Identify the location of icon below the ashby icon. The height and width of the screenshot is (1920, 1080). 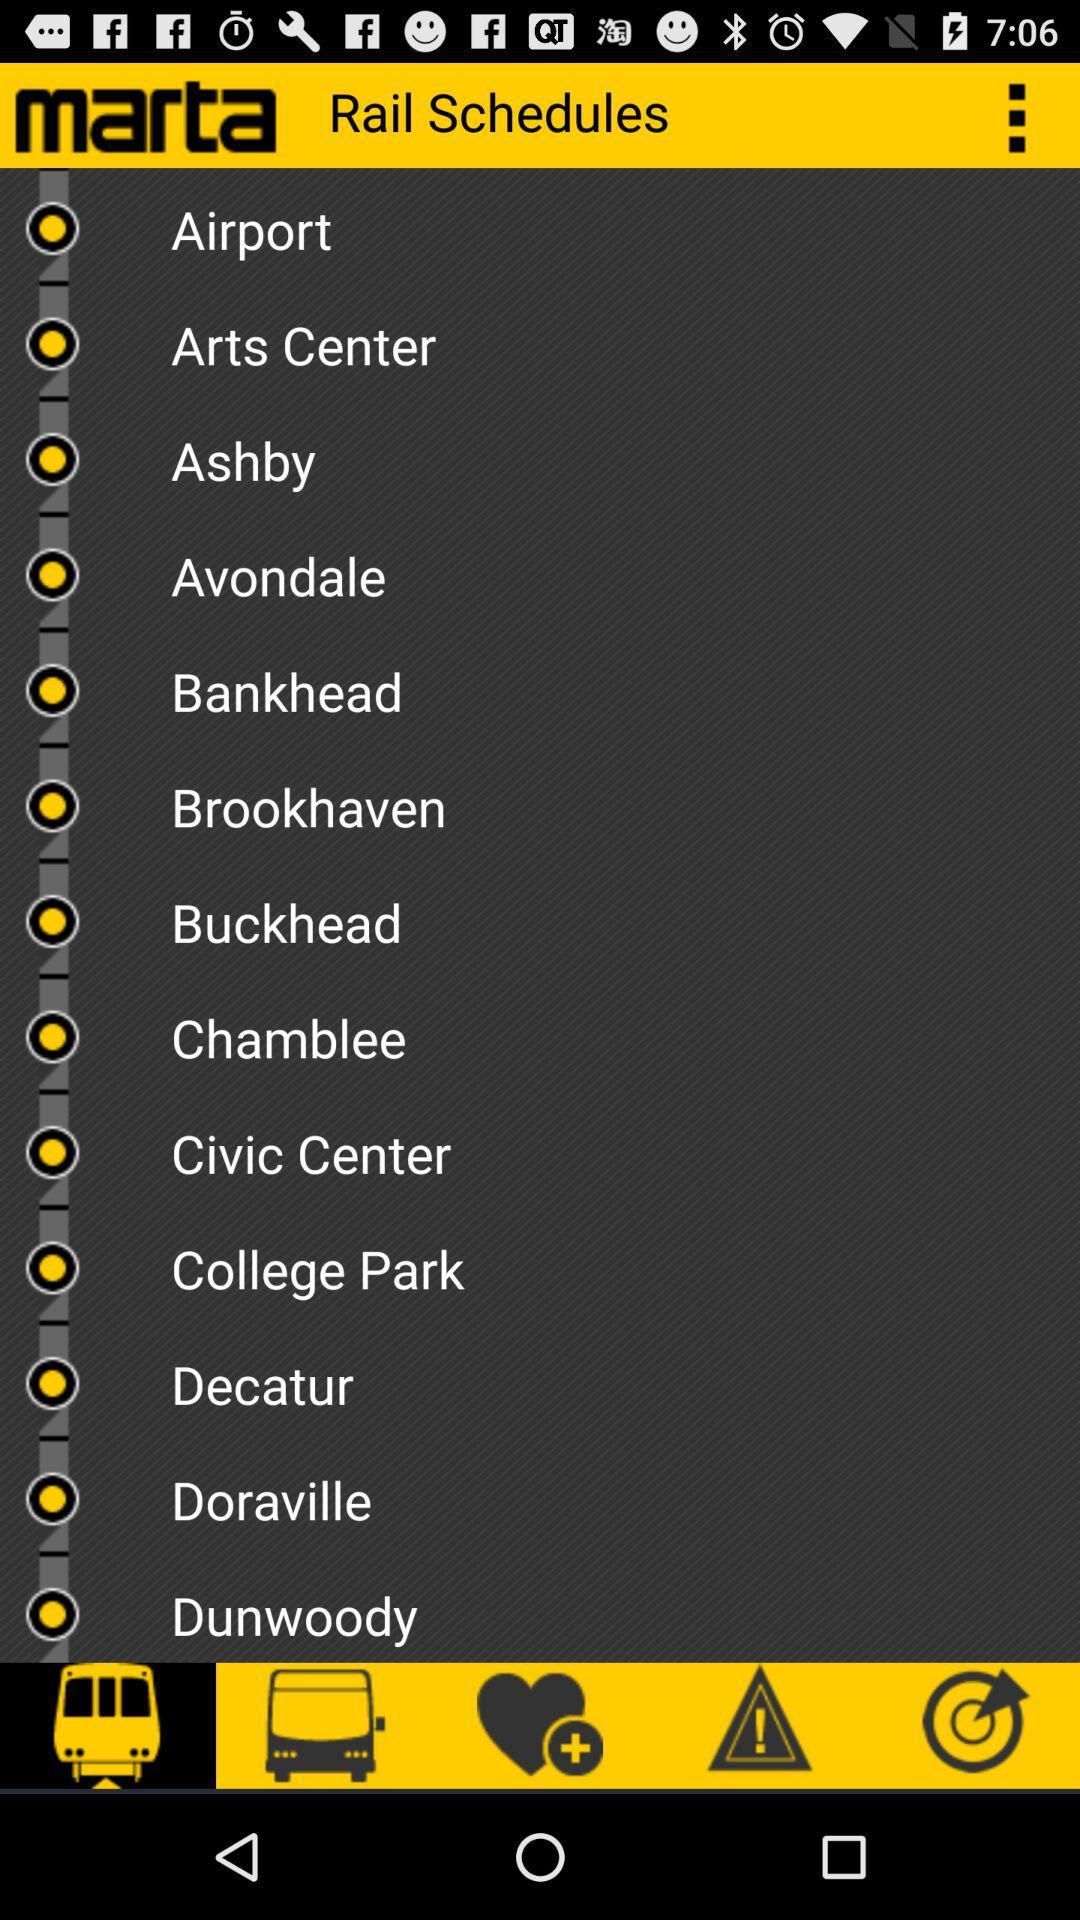
(624, 568).